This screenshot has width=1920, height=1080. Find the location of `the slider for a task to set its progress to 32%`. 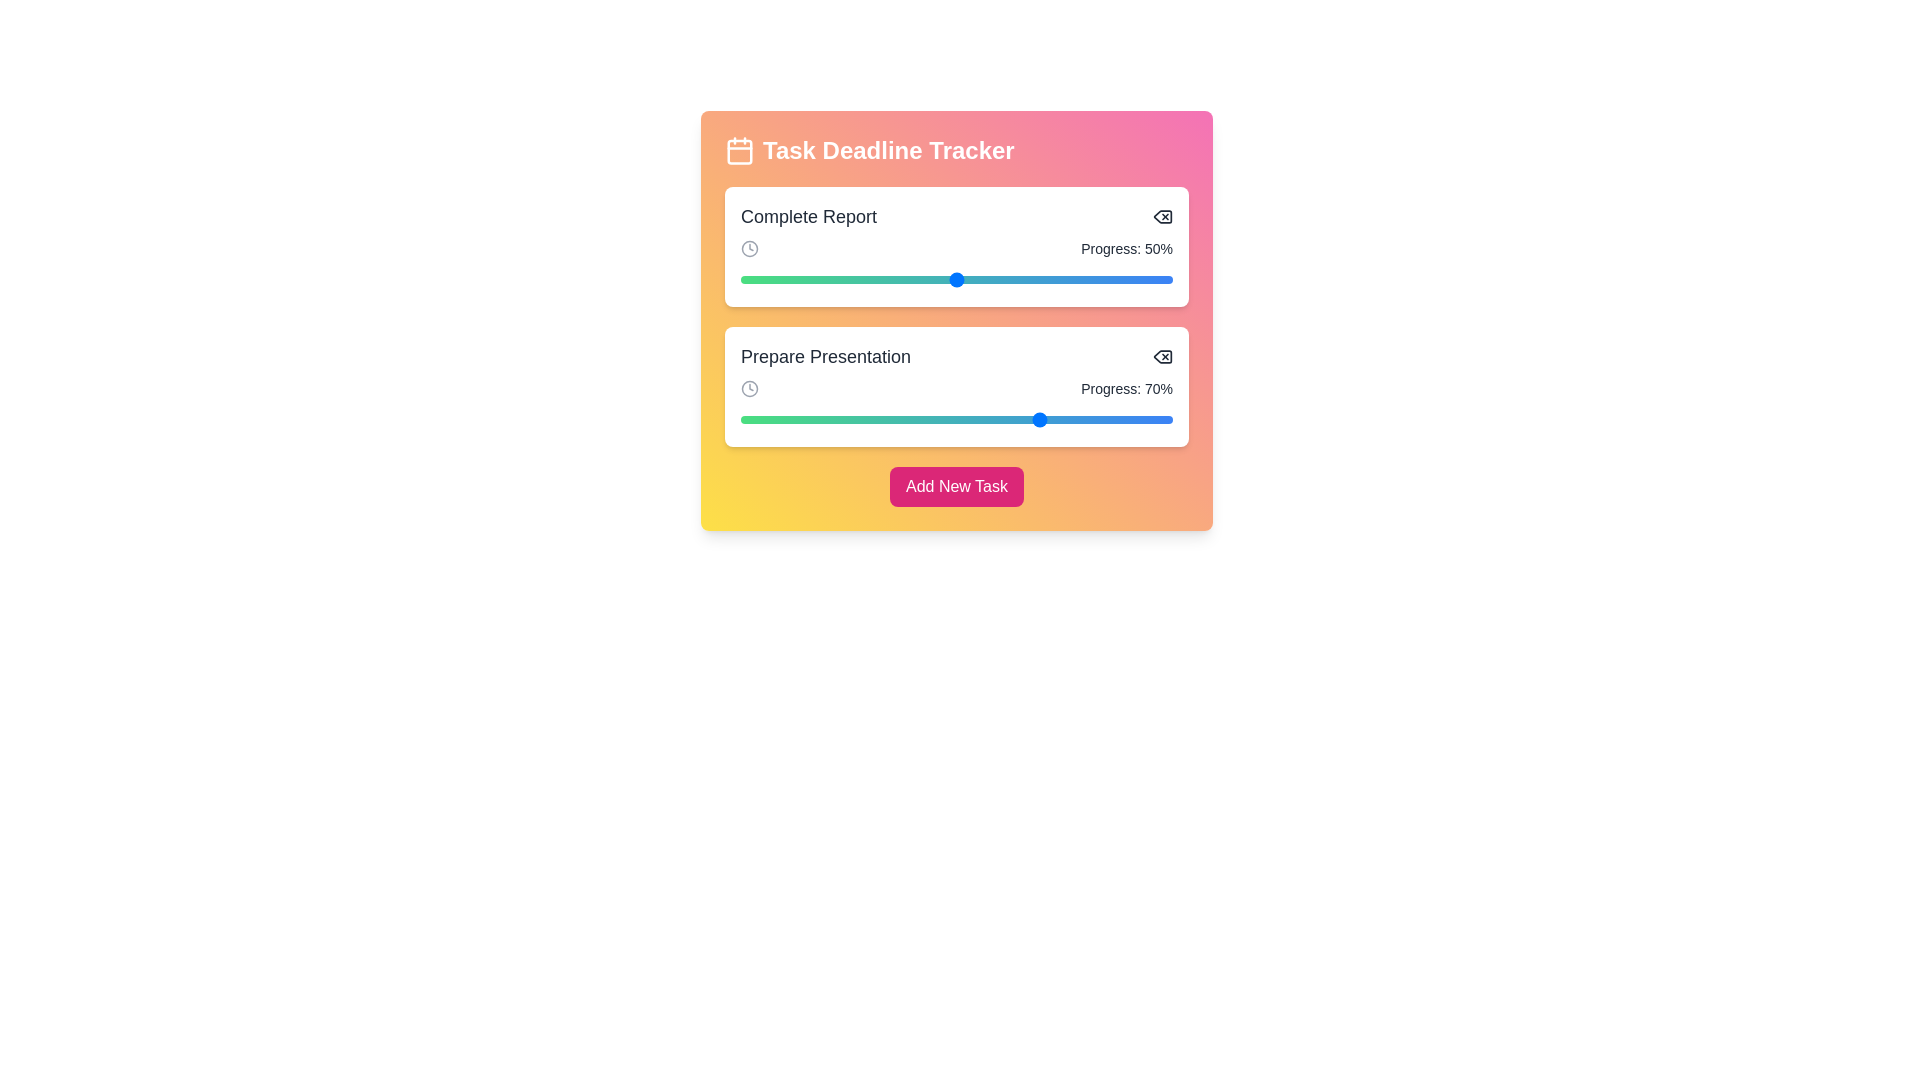

the slider for a task to set its progress to 32% is located at coordinates (879, 280).